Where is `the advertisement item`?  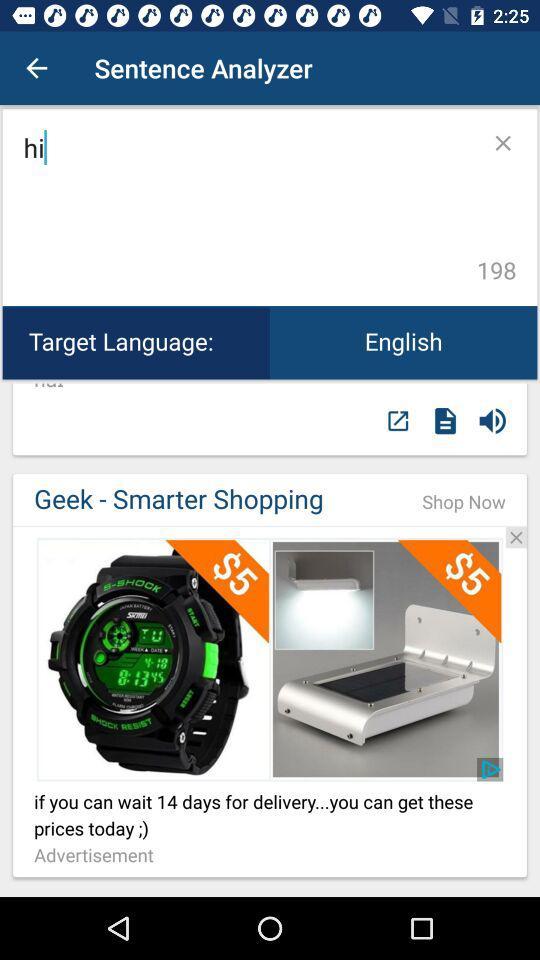 the advertisement item is located at coordinates (98, 854).